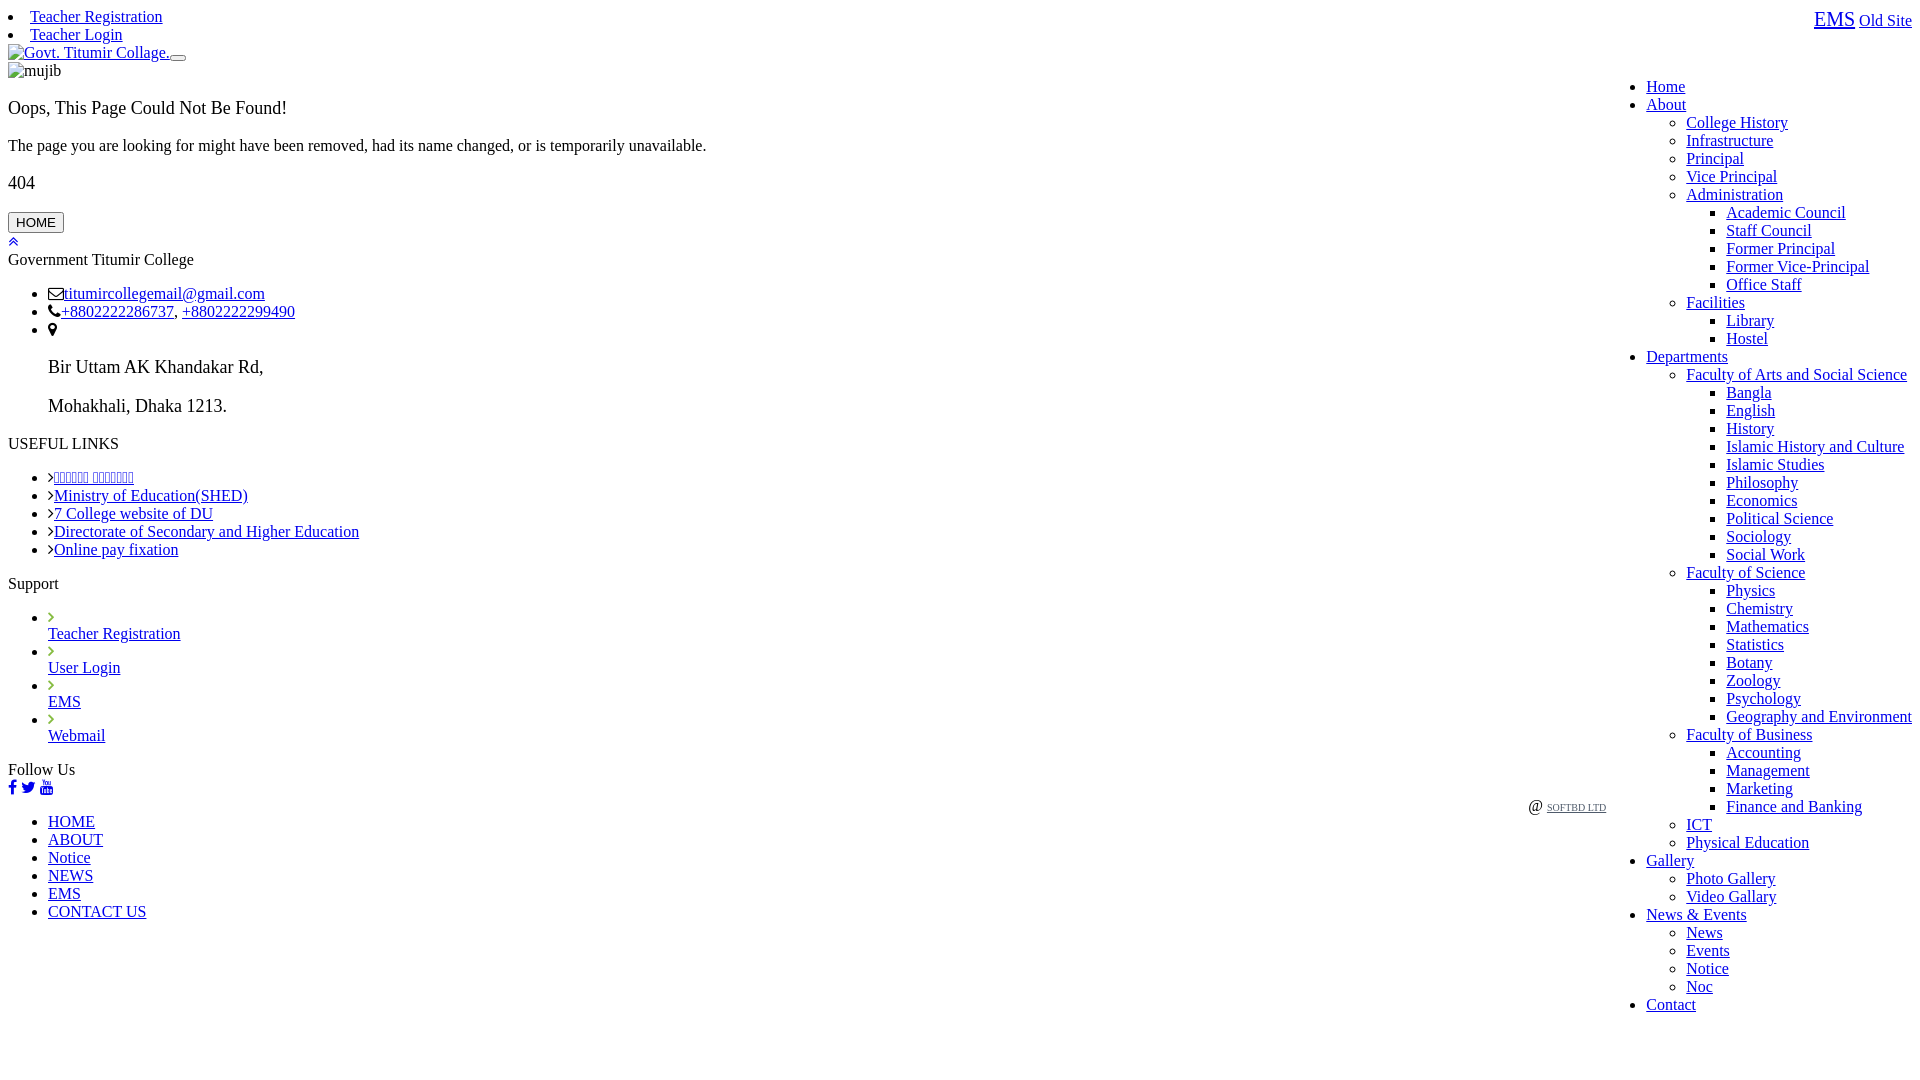  Describe the element at coordinates (75, 839) in the screenshot. I see `'ABOUT'` at that location.